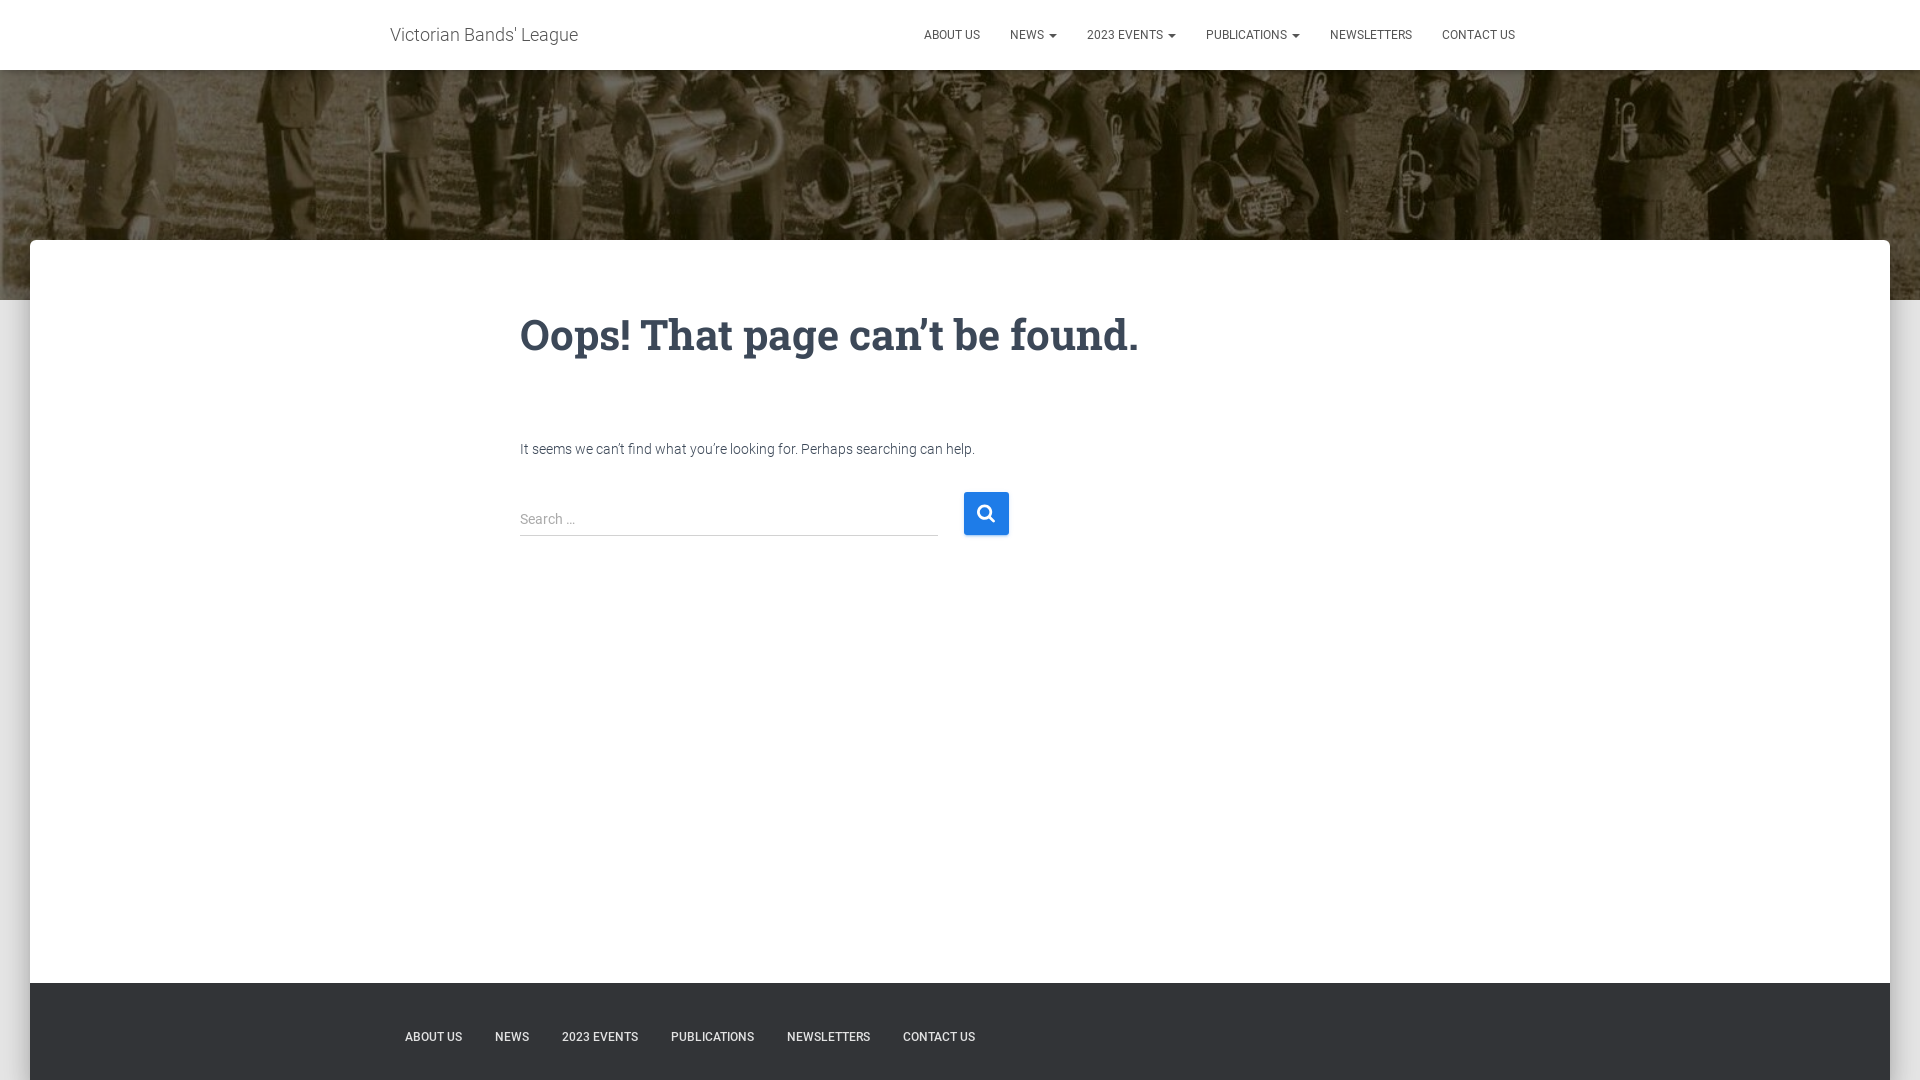 This screenshot has height=1080, width=1920. What do you see at coordinates (1370, 34) in the screenshot?
I see `'NEWSLETTERS'` at bounding box center [1370, 34].